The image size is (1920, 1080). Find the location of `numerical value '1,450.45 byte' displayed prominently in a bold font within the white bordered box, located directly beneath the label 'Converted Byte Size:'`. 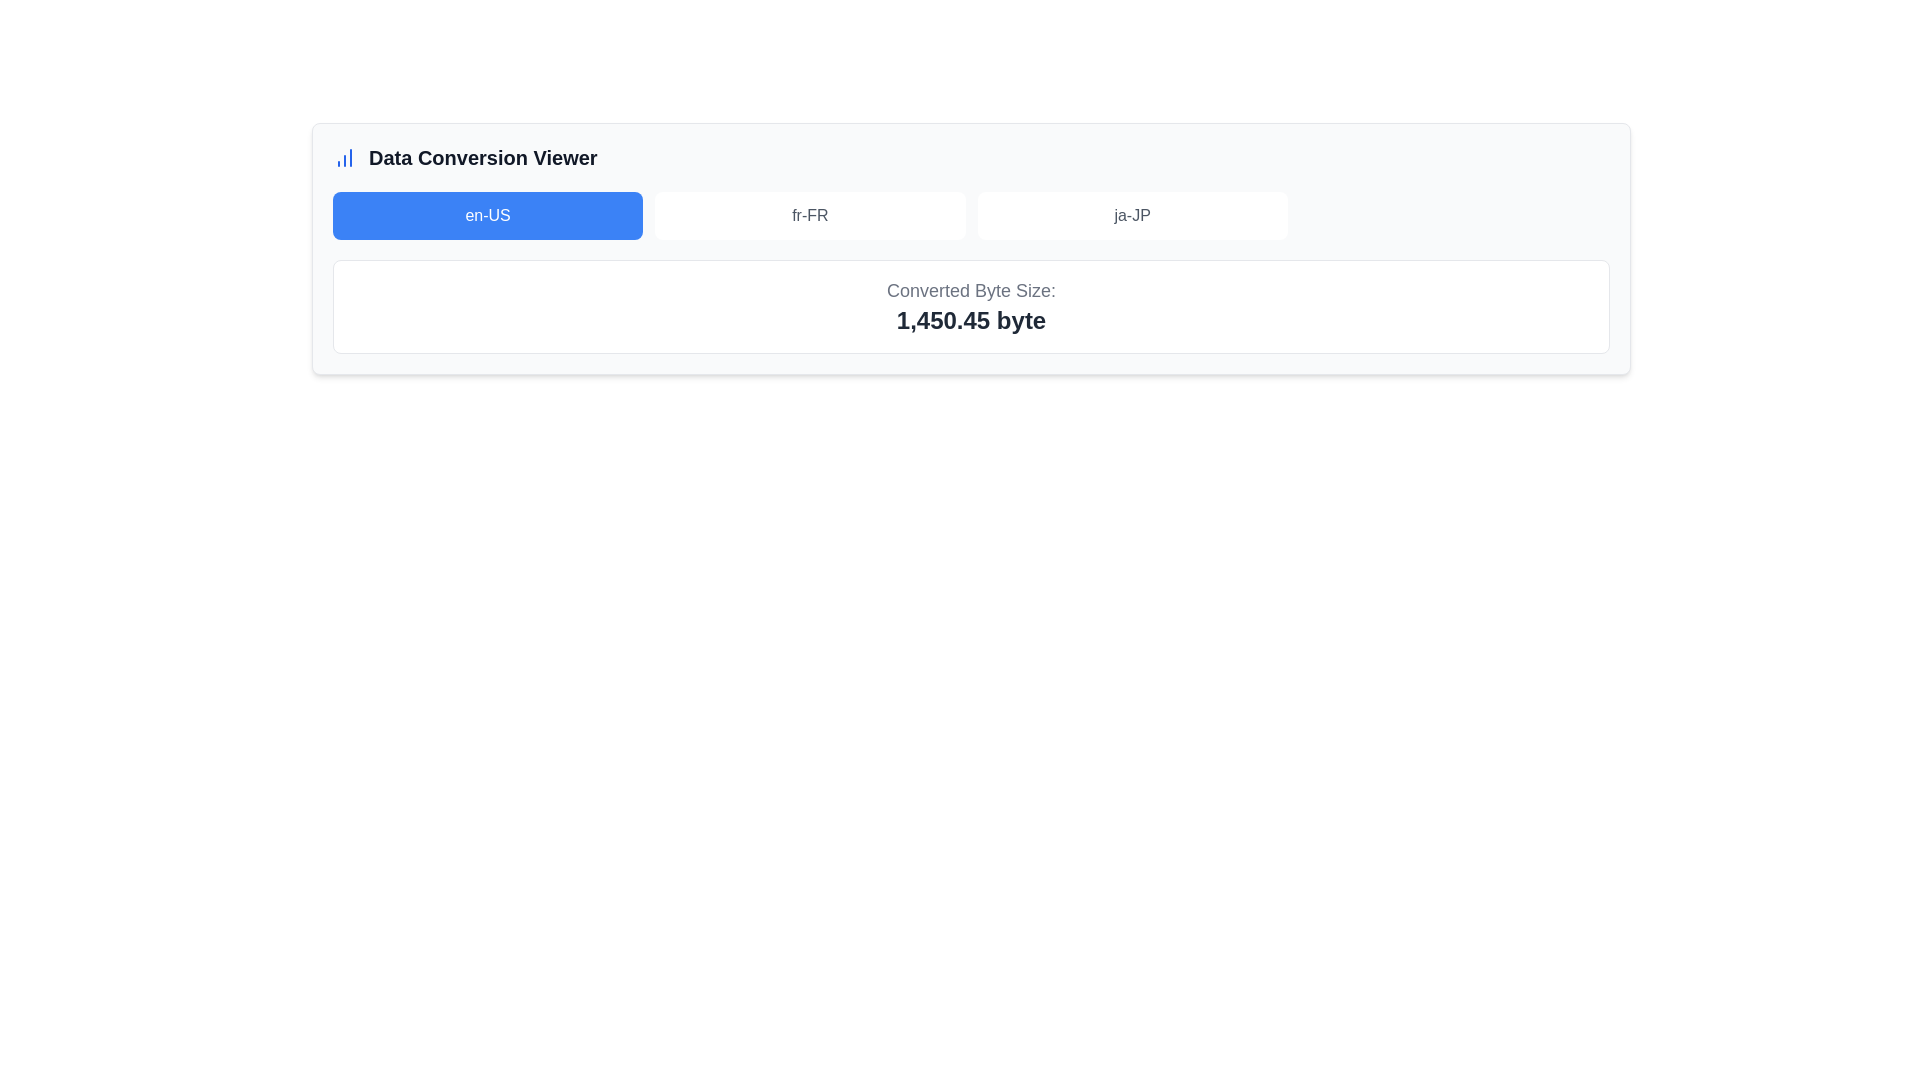

numerical value '1,450.45 byte' displayed prominently in a bold font within the white bordered box, located directly beneath the label 'Converted Byte Size:' is located at coordinates (971, 319).